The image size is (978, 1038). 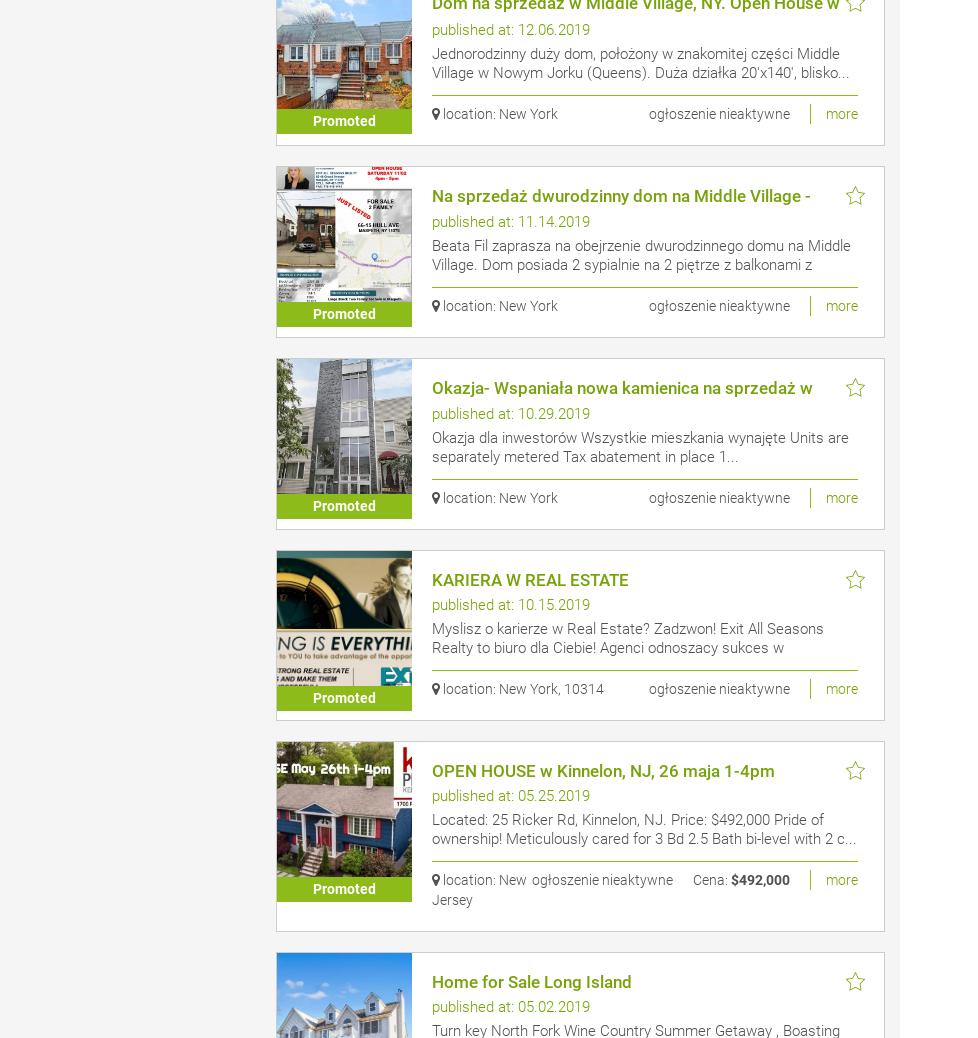 I want to click on 'published at: 10.15.2019', so click(x=430, y=604).